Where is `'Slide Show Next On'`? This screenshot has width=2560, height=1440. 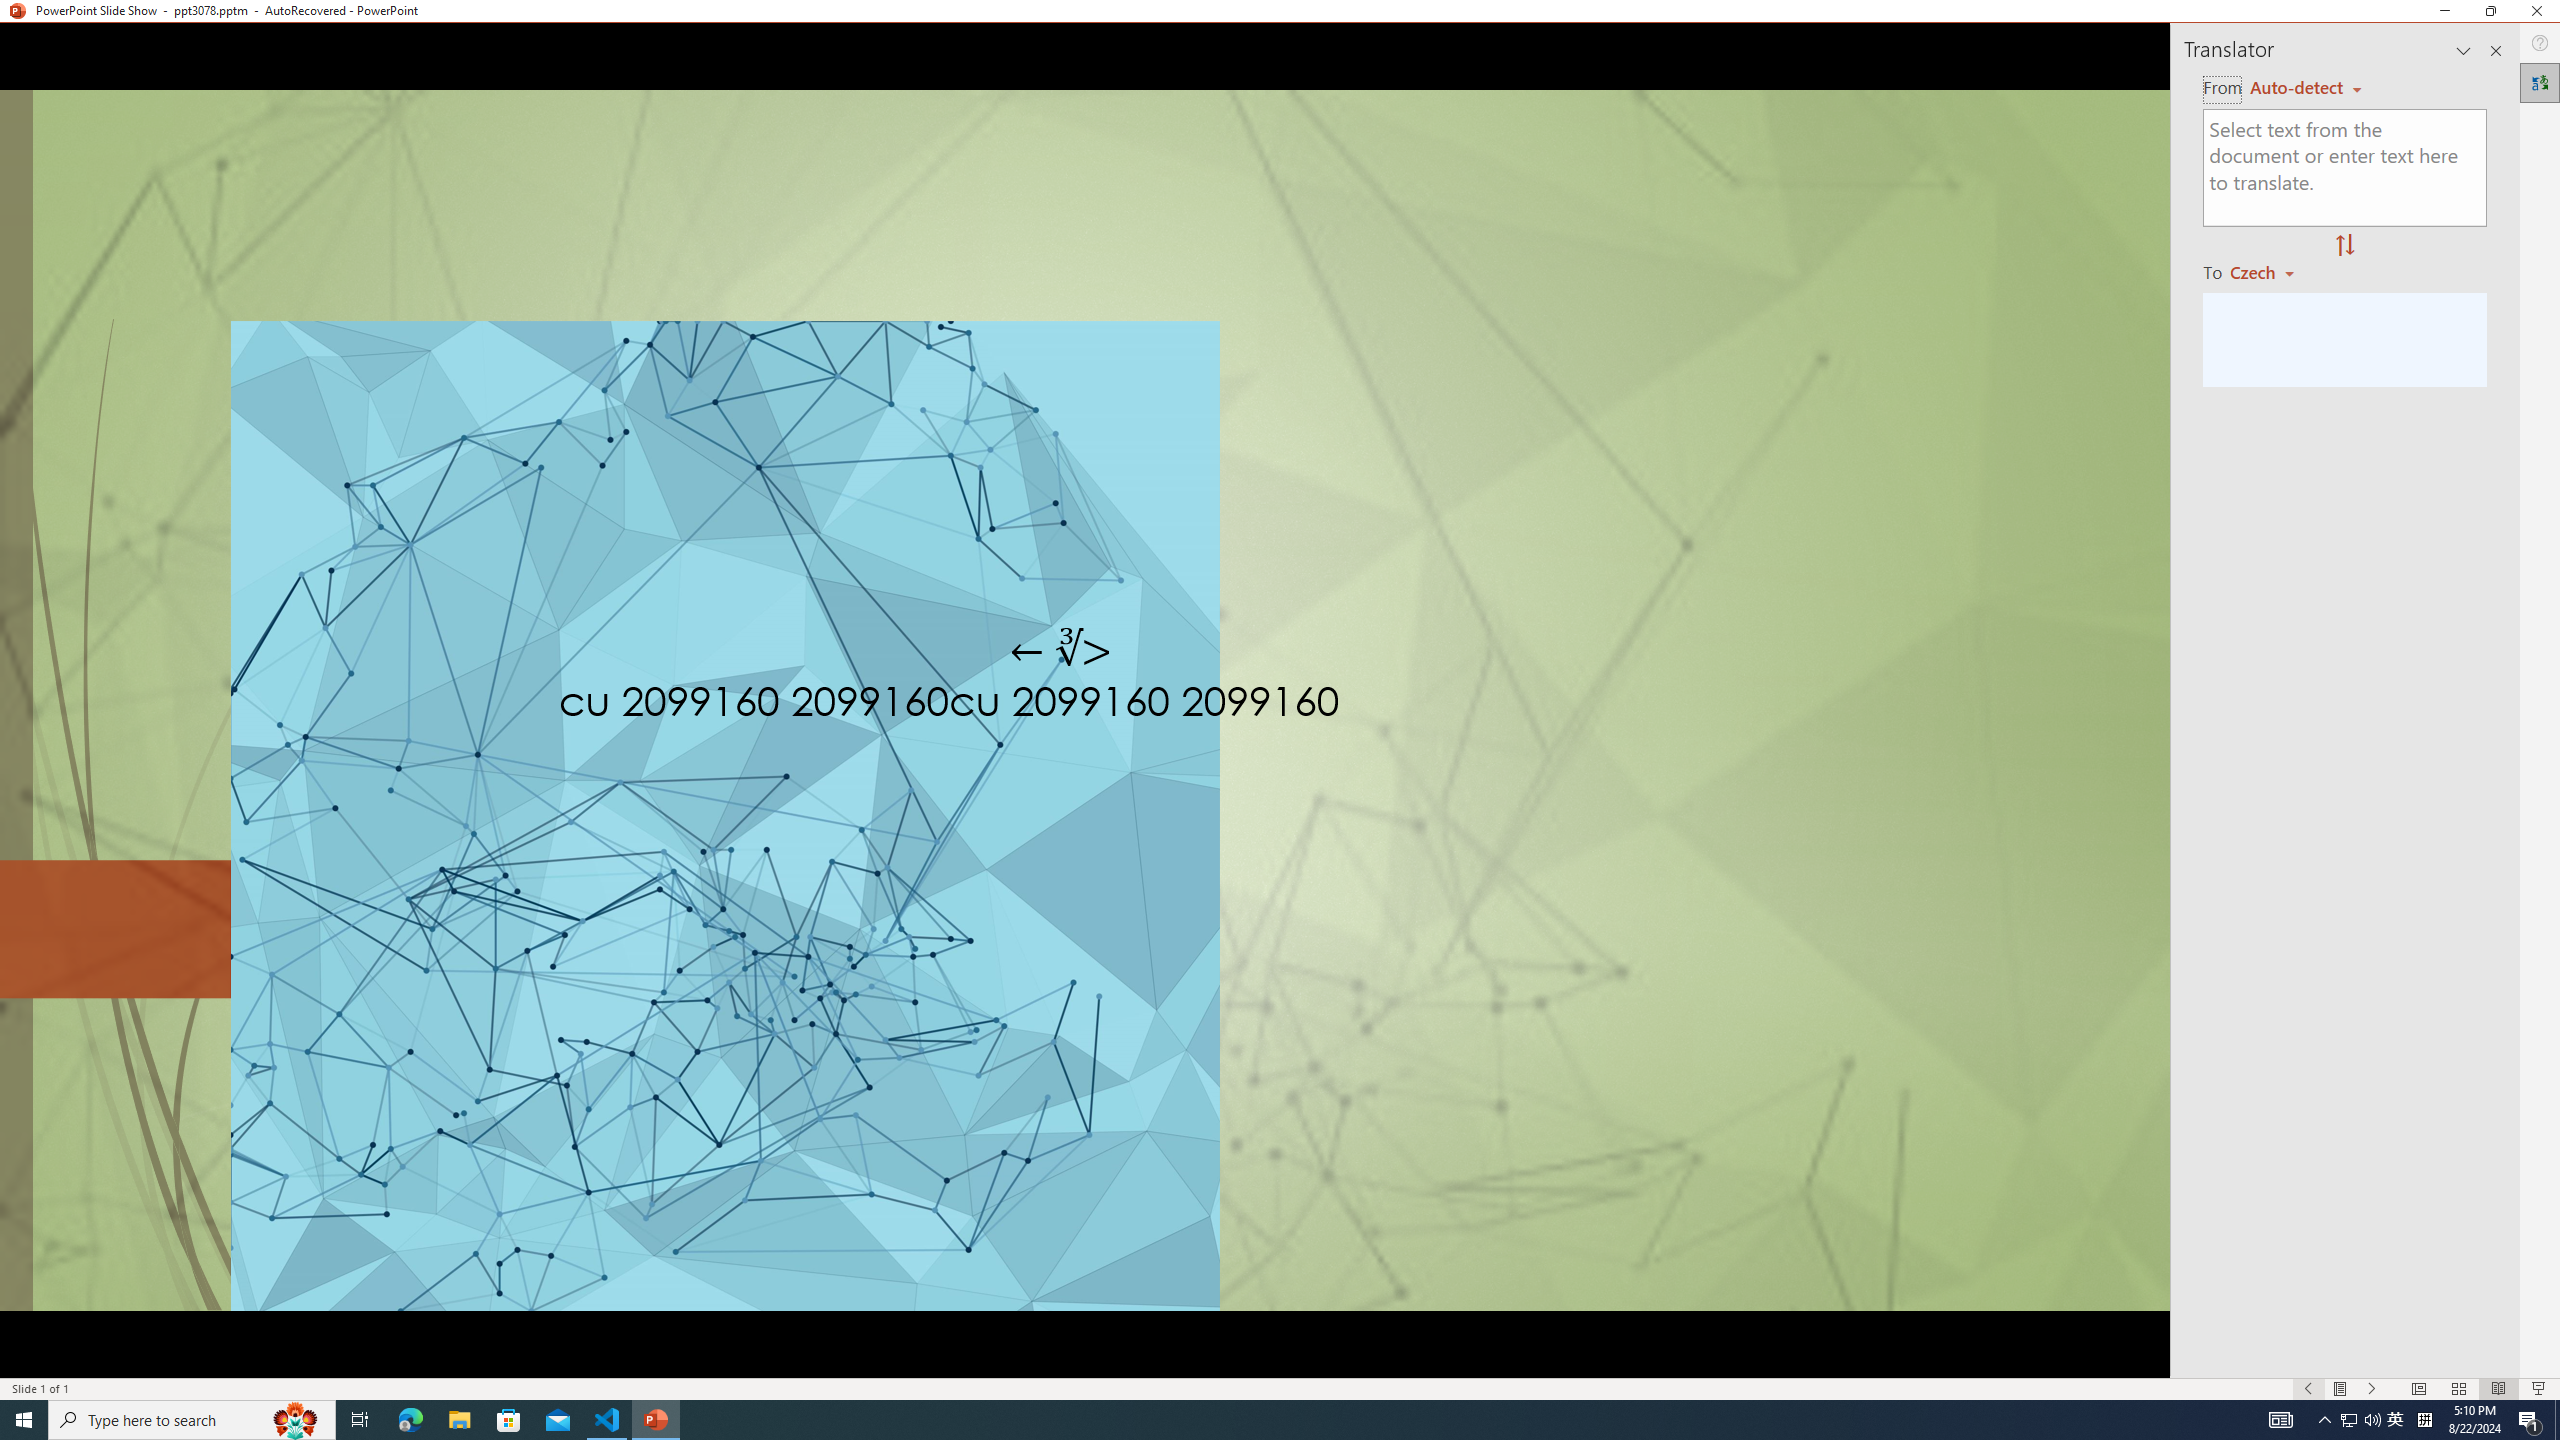 'Slide Show Next On' is located at coordinates (2372, 1389).